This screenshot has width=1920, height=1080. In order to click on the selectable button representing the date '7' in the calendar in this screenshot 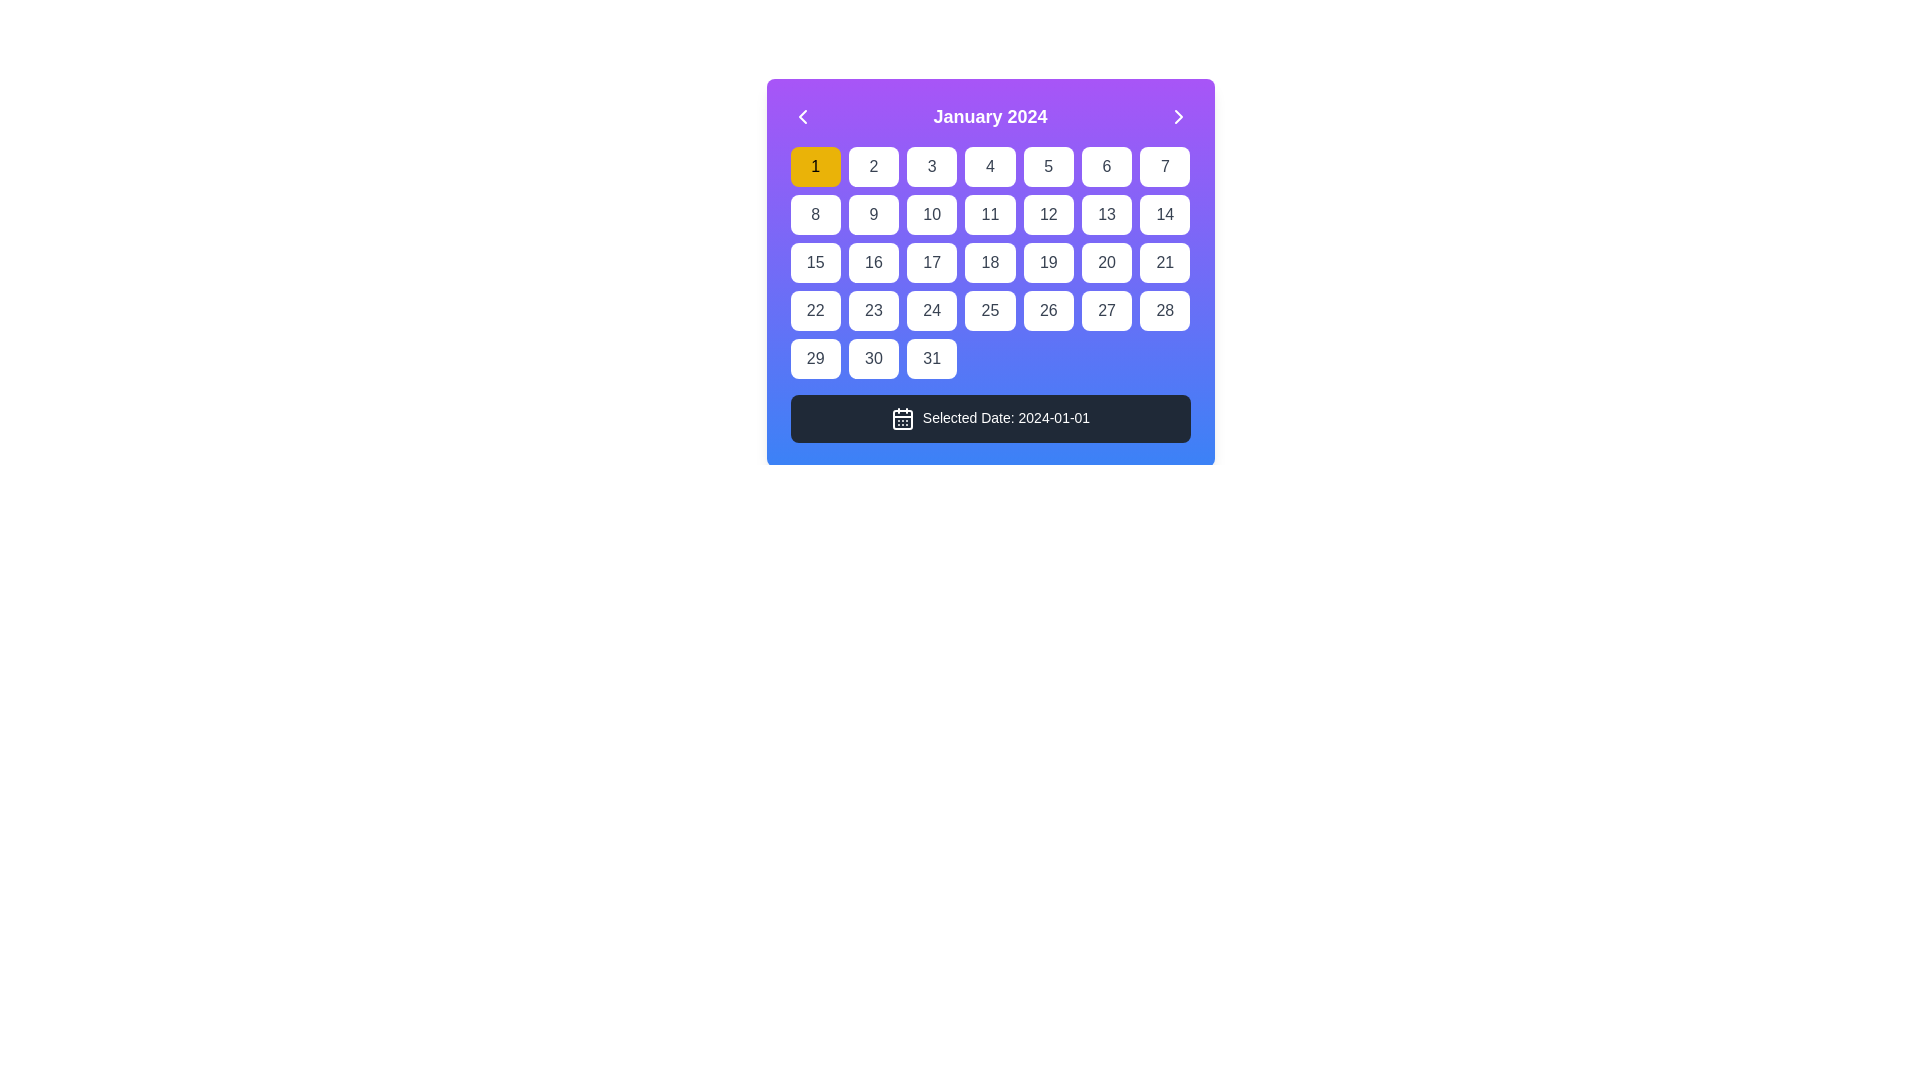, I will do `click(1165, 165)`.